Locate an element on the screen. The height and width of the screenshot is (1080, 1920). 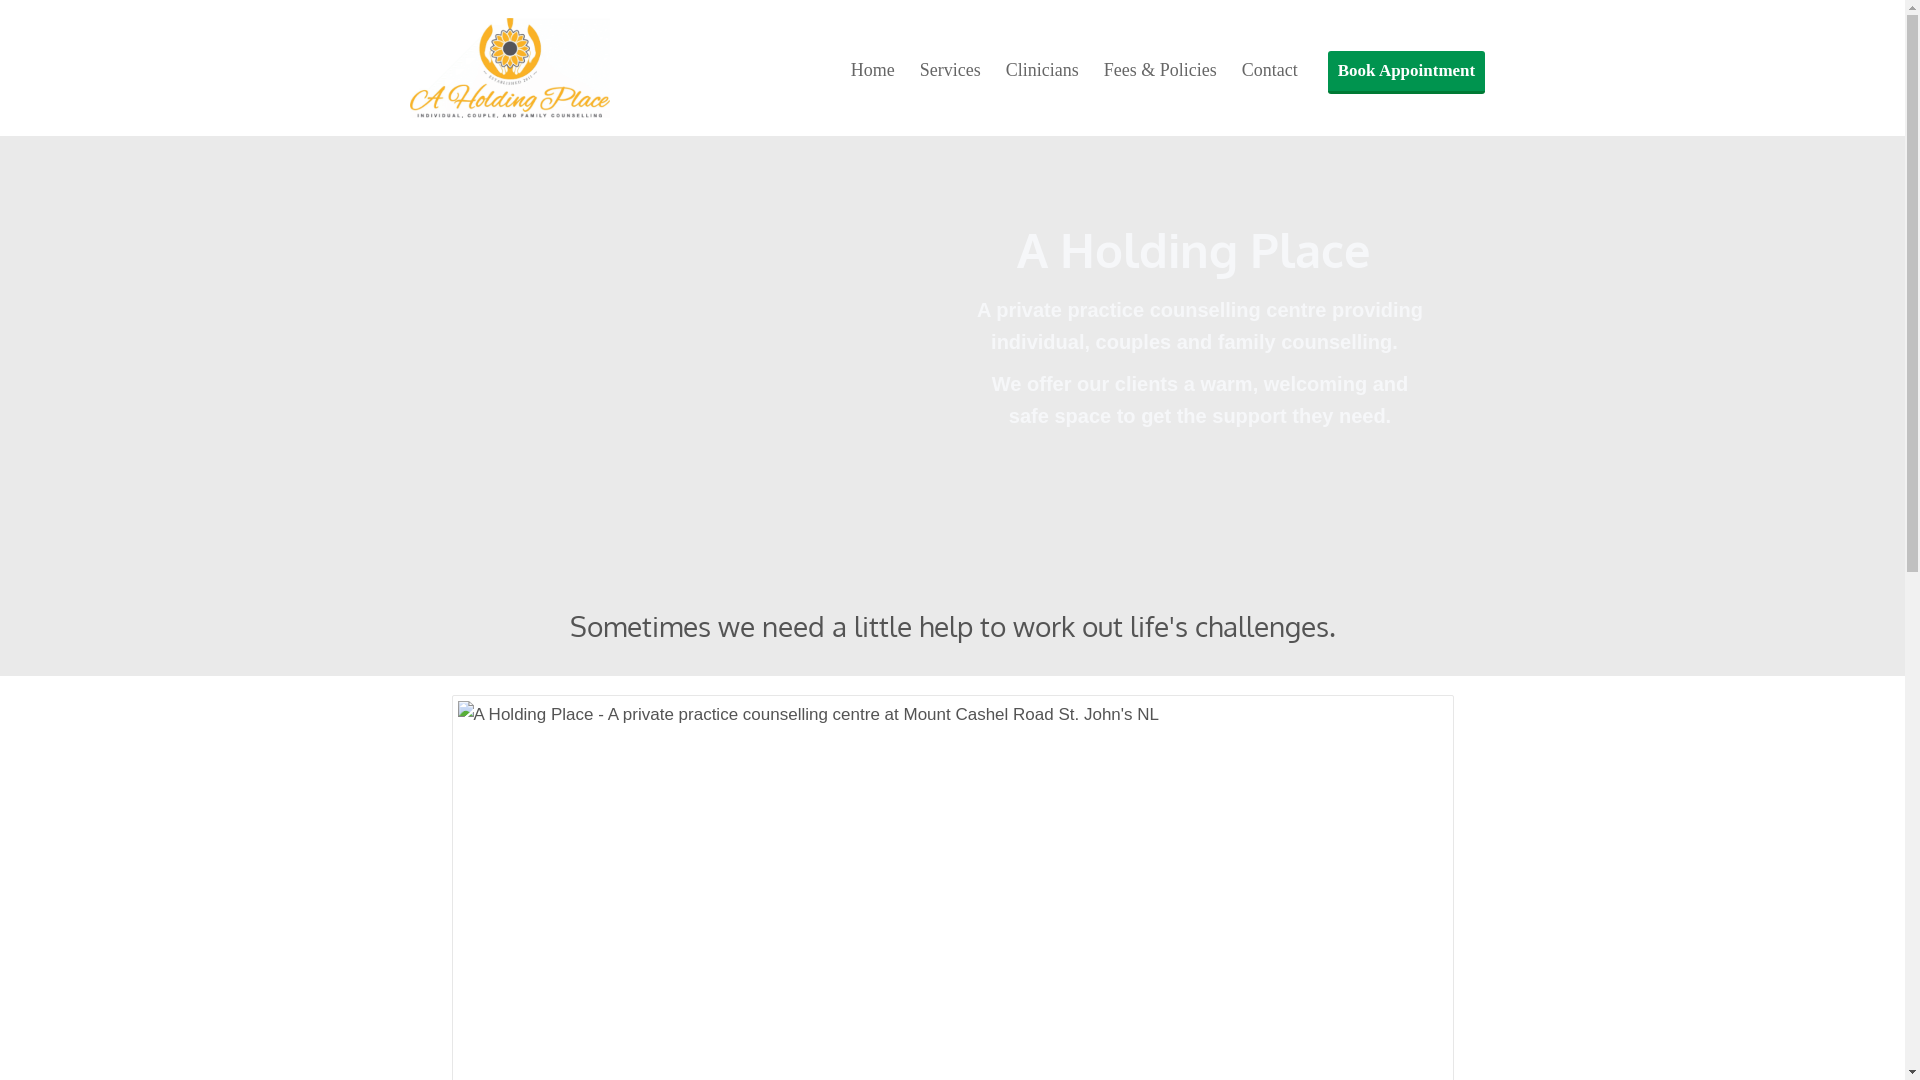
'Contact' is located at coordinates (1269, 69).